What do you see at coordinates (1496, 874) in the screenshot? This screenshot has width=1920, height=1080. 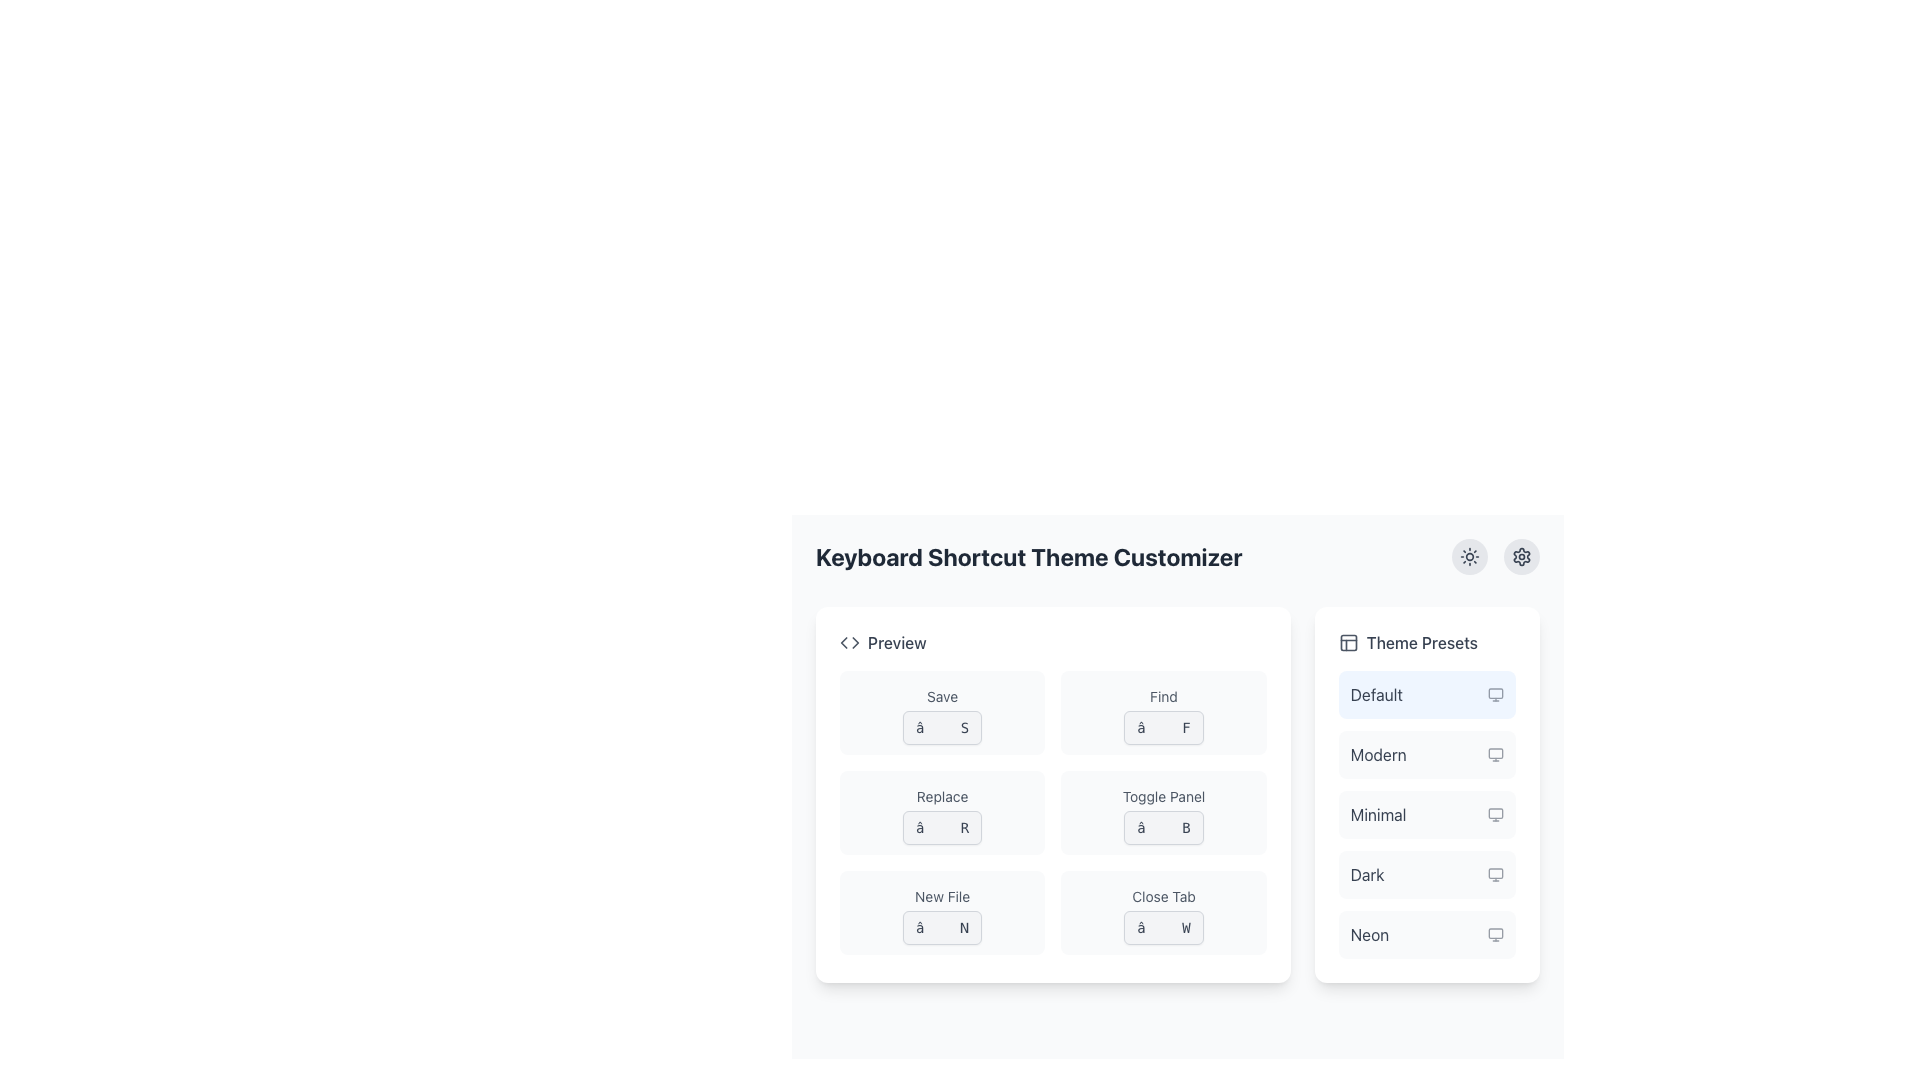 I see `computer monitor icon associated with the 'Dark' theme preset, located in the fourth position within the 'Theme Presets' section` at bounding box center [1496, 874].